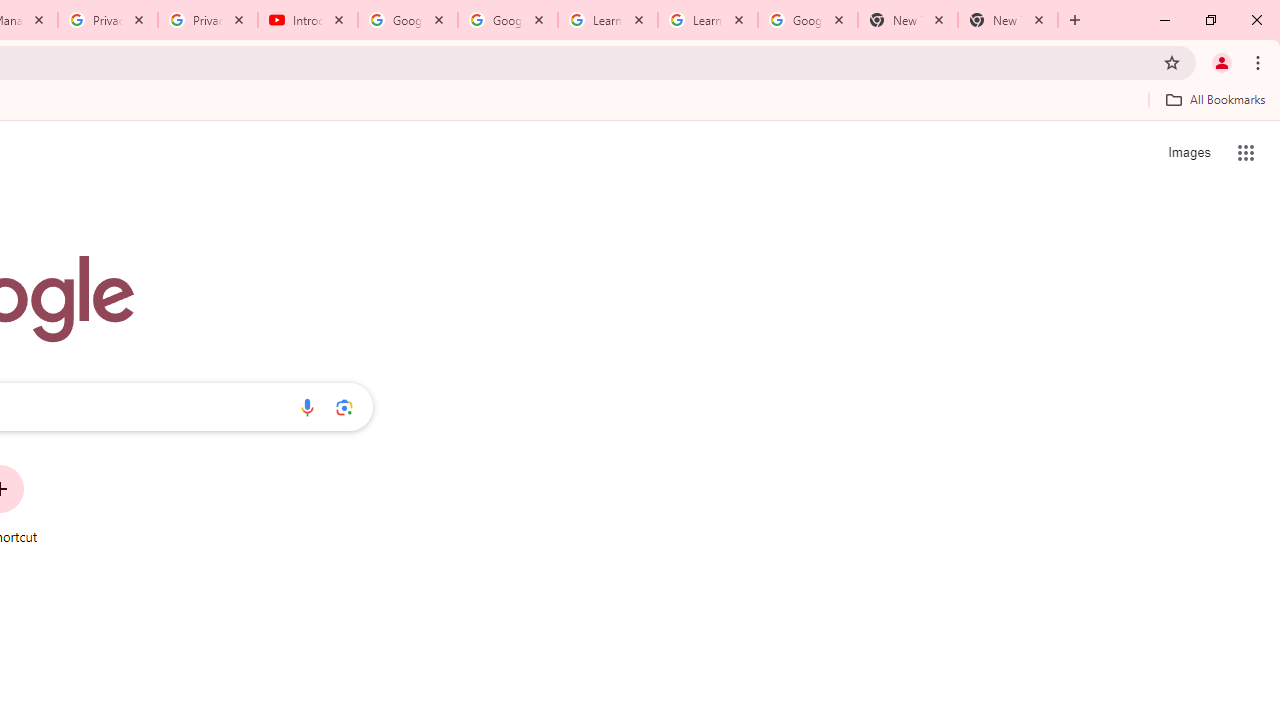  Describe the element at coordinates (1189, 152) in the screenshot. I see `'Search for Images '` at that location.